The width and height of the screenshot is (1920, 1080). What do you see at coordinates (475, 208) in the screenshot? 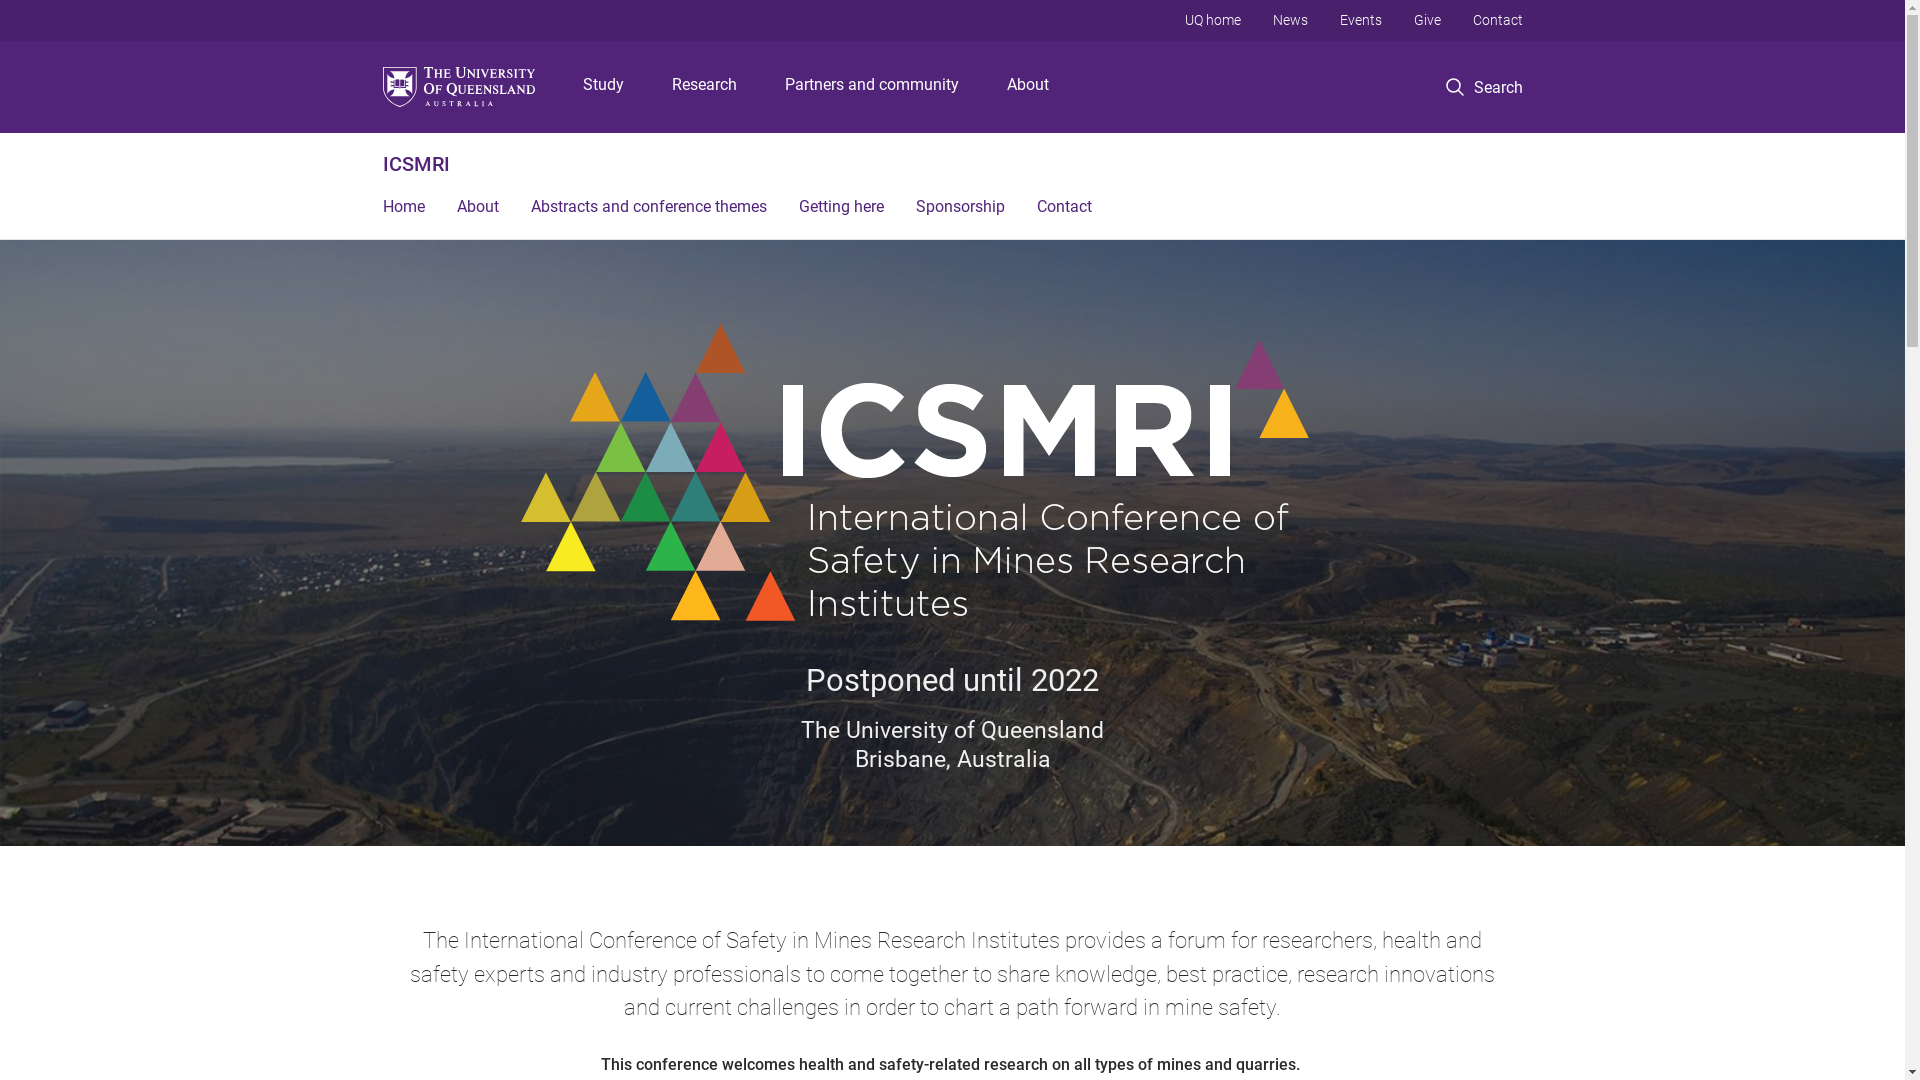
I see `'About'` at bounding box center [475, 208].